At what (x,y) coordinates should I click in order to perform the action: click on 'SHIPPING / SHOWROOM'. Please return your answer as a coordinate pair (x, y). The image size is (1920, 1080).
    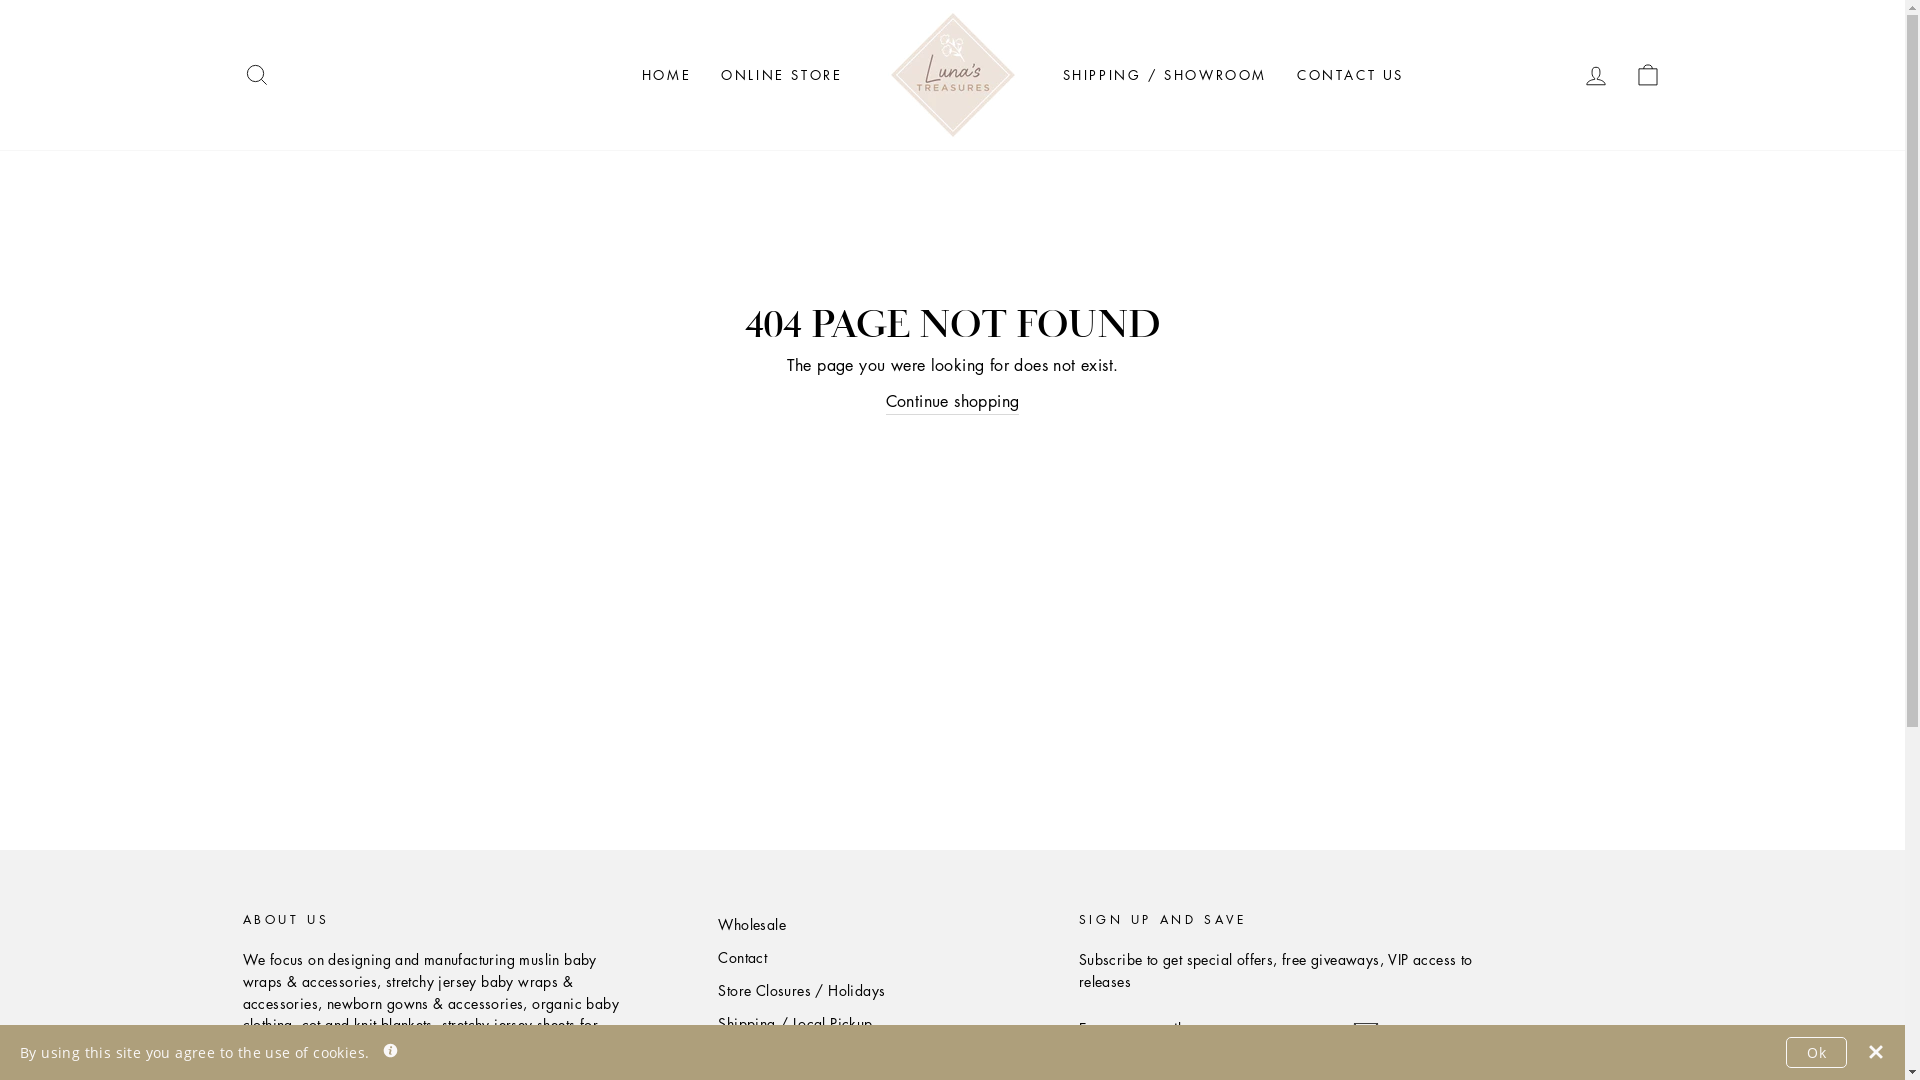
    Looking at the image, I should click on (1165, 73).